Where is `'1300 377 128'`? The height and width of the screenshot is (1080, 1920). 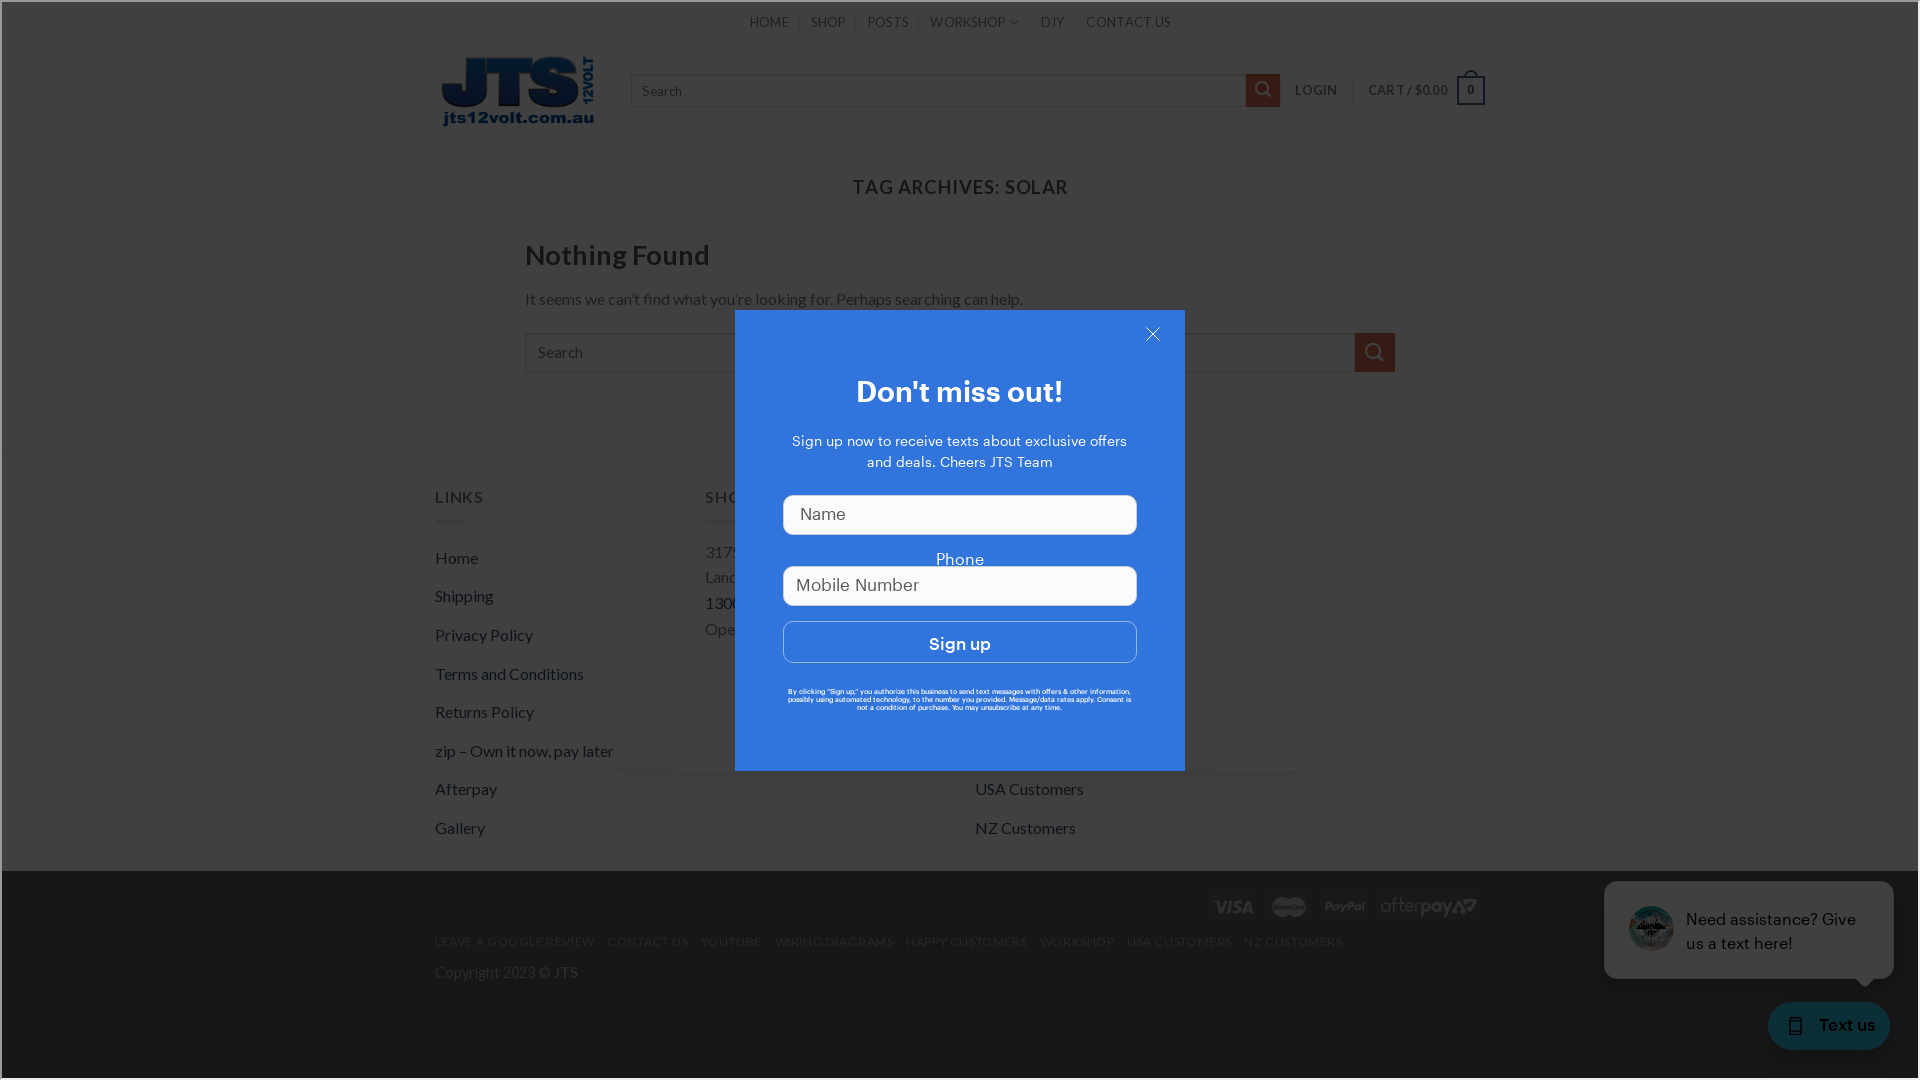 '1300 377 128' is located at coordinates (752, 601).